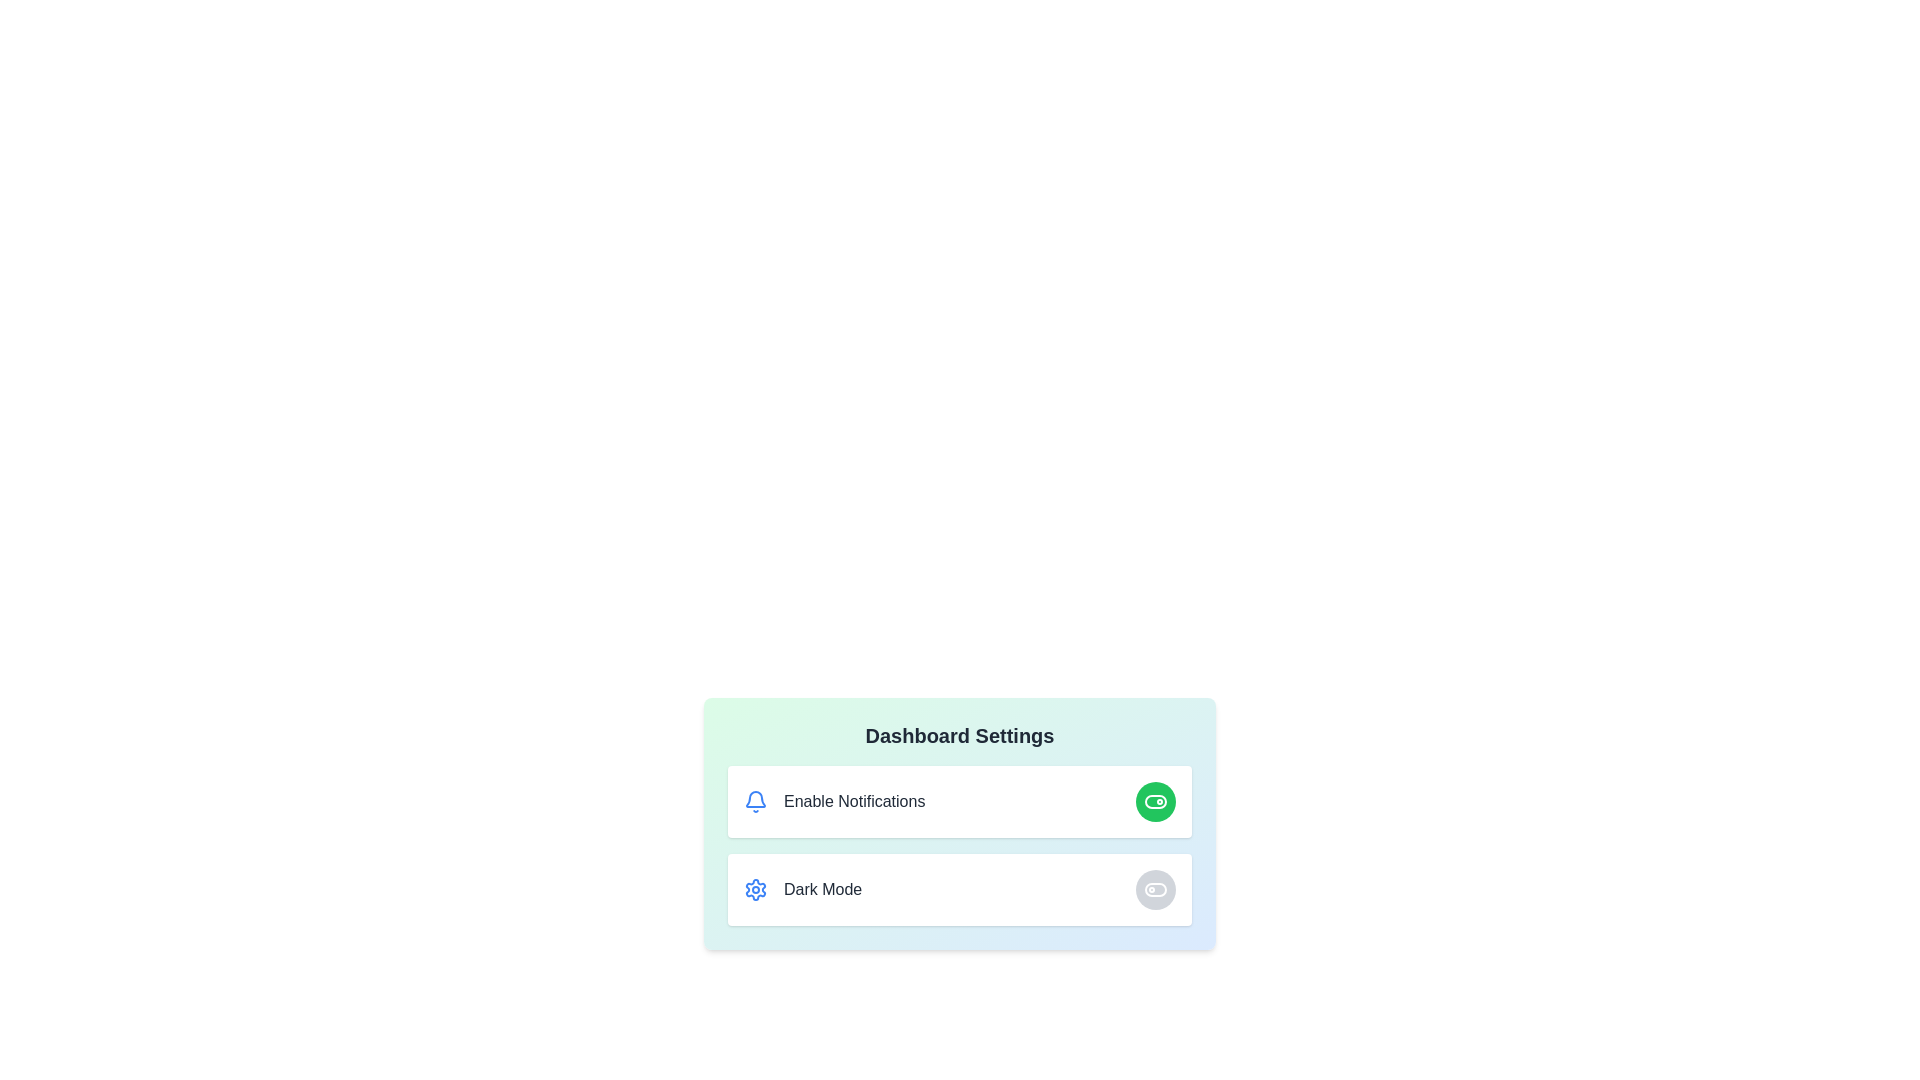 Image resolution: width=1920 pixels, height=1080 pixels. Describe the element at coordinates (1156, 801) in the screenshot. I see `the circular toggle switch with a green background located at the far right of the 'Enable Notifications' row to change its state` at that location.